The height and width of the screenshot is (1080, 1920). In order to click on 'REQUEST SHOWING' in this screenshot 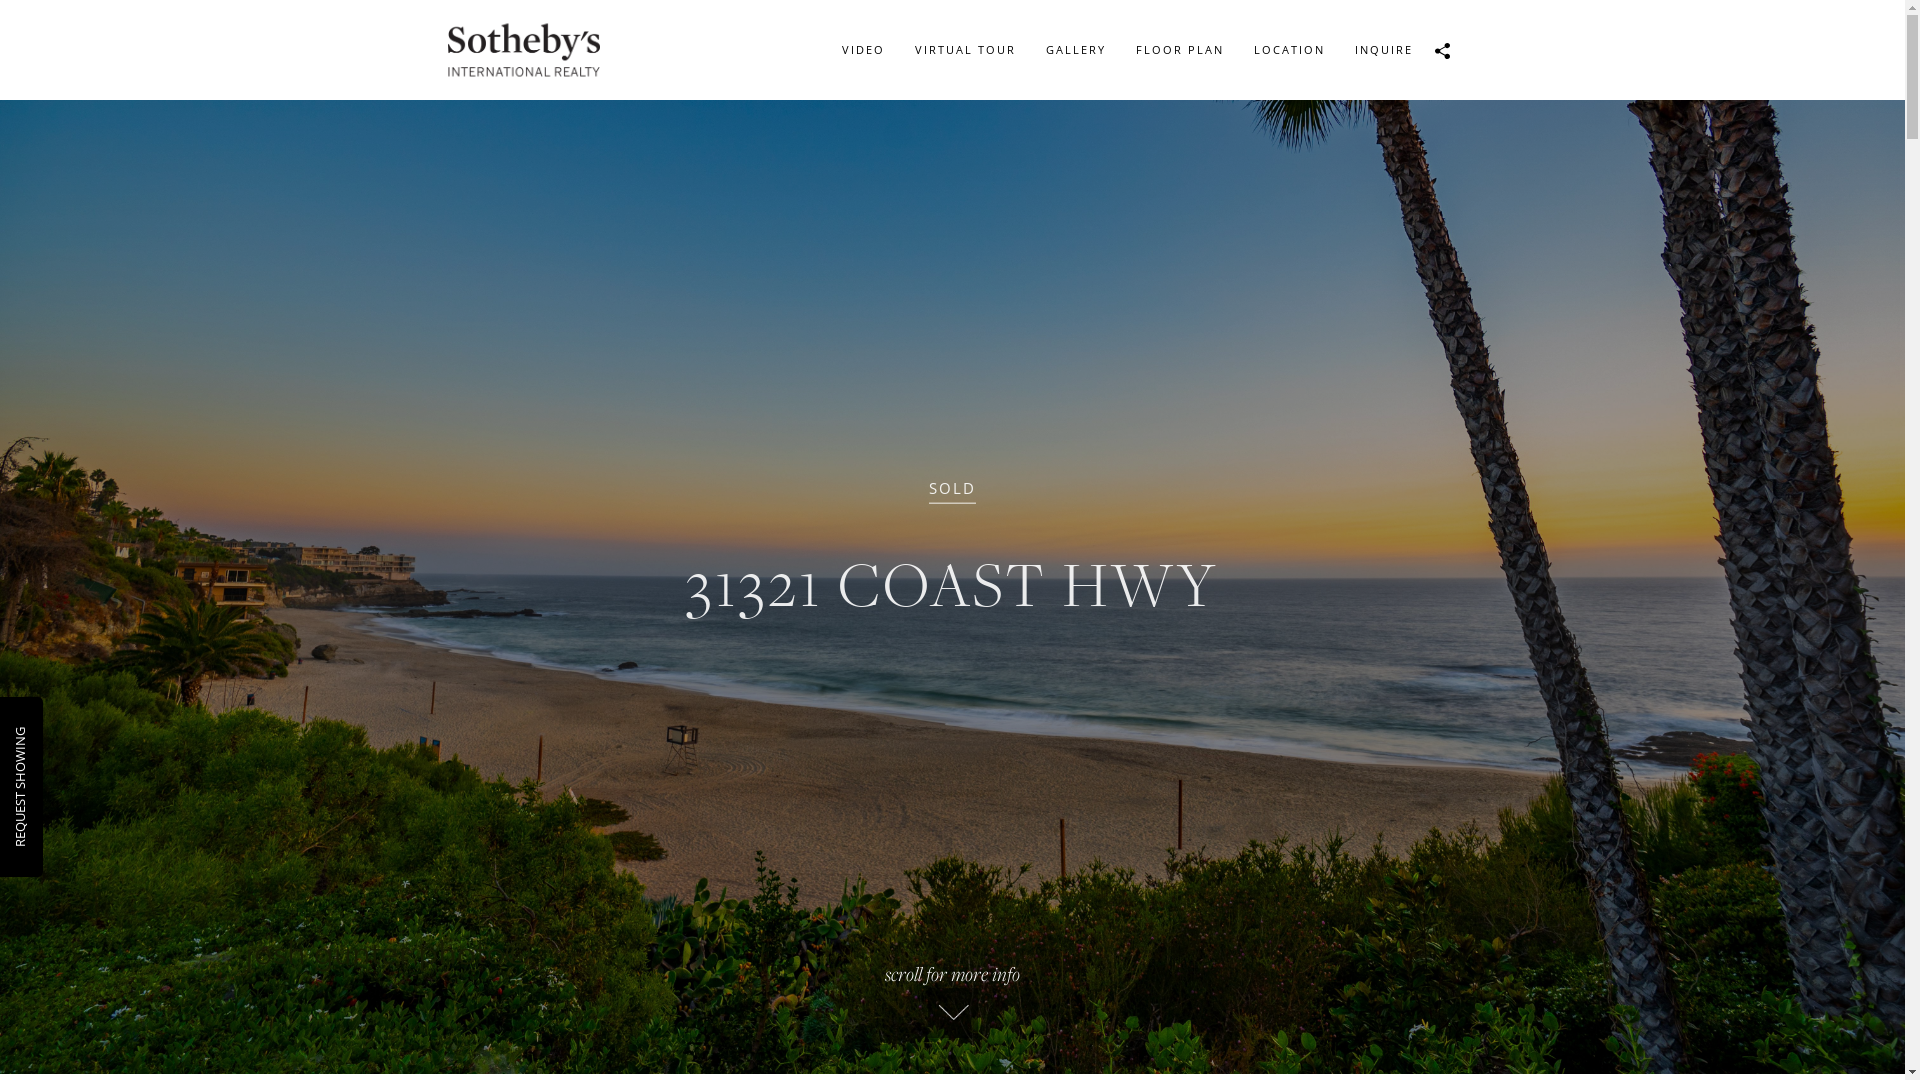, I will do `click(71, 736)`.